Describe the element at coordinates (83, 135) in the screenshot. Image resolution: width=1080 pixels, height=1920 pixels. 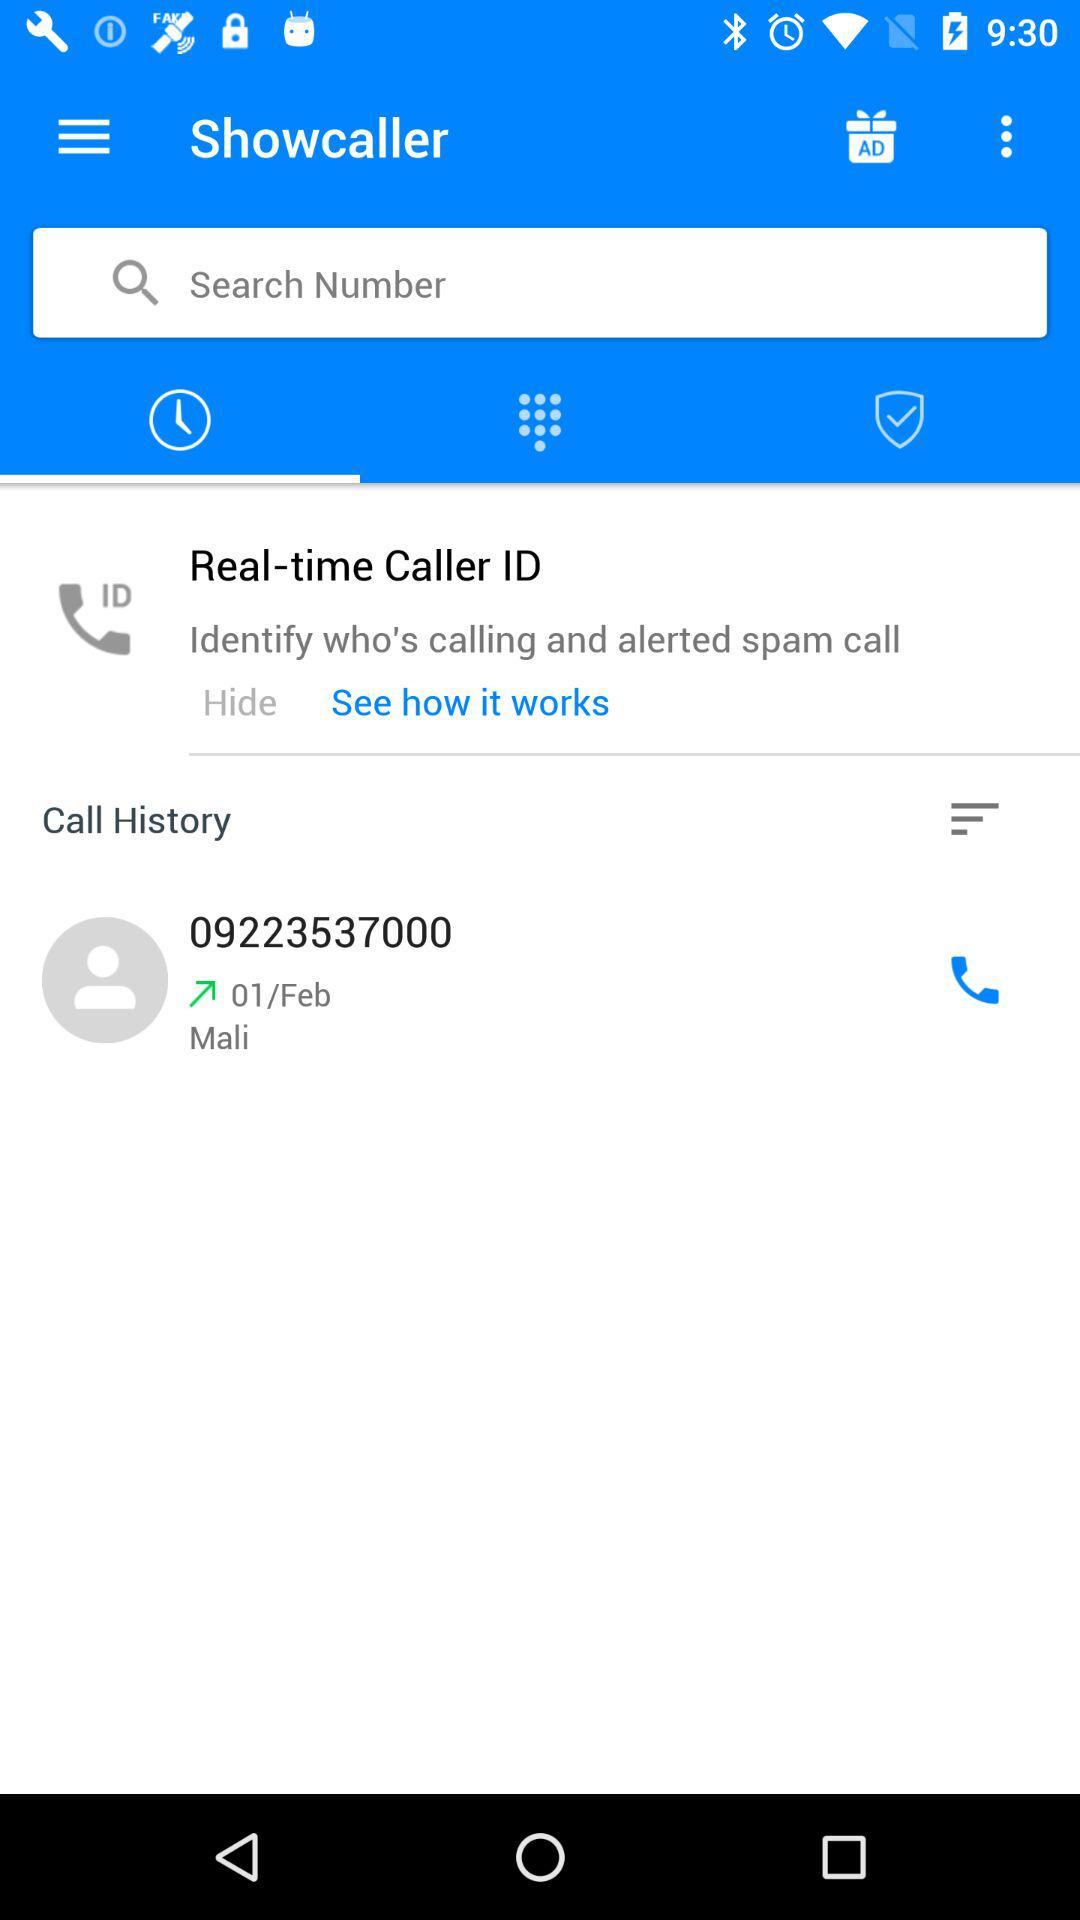
I see `open options tab` at that location.